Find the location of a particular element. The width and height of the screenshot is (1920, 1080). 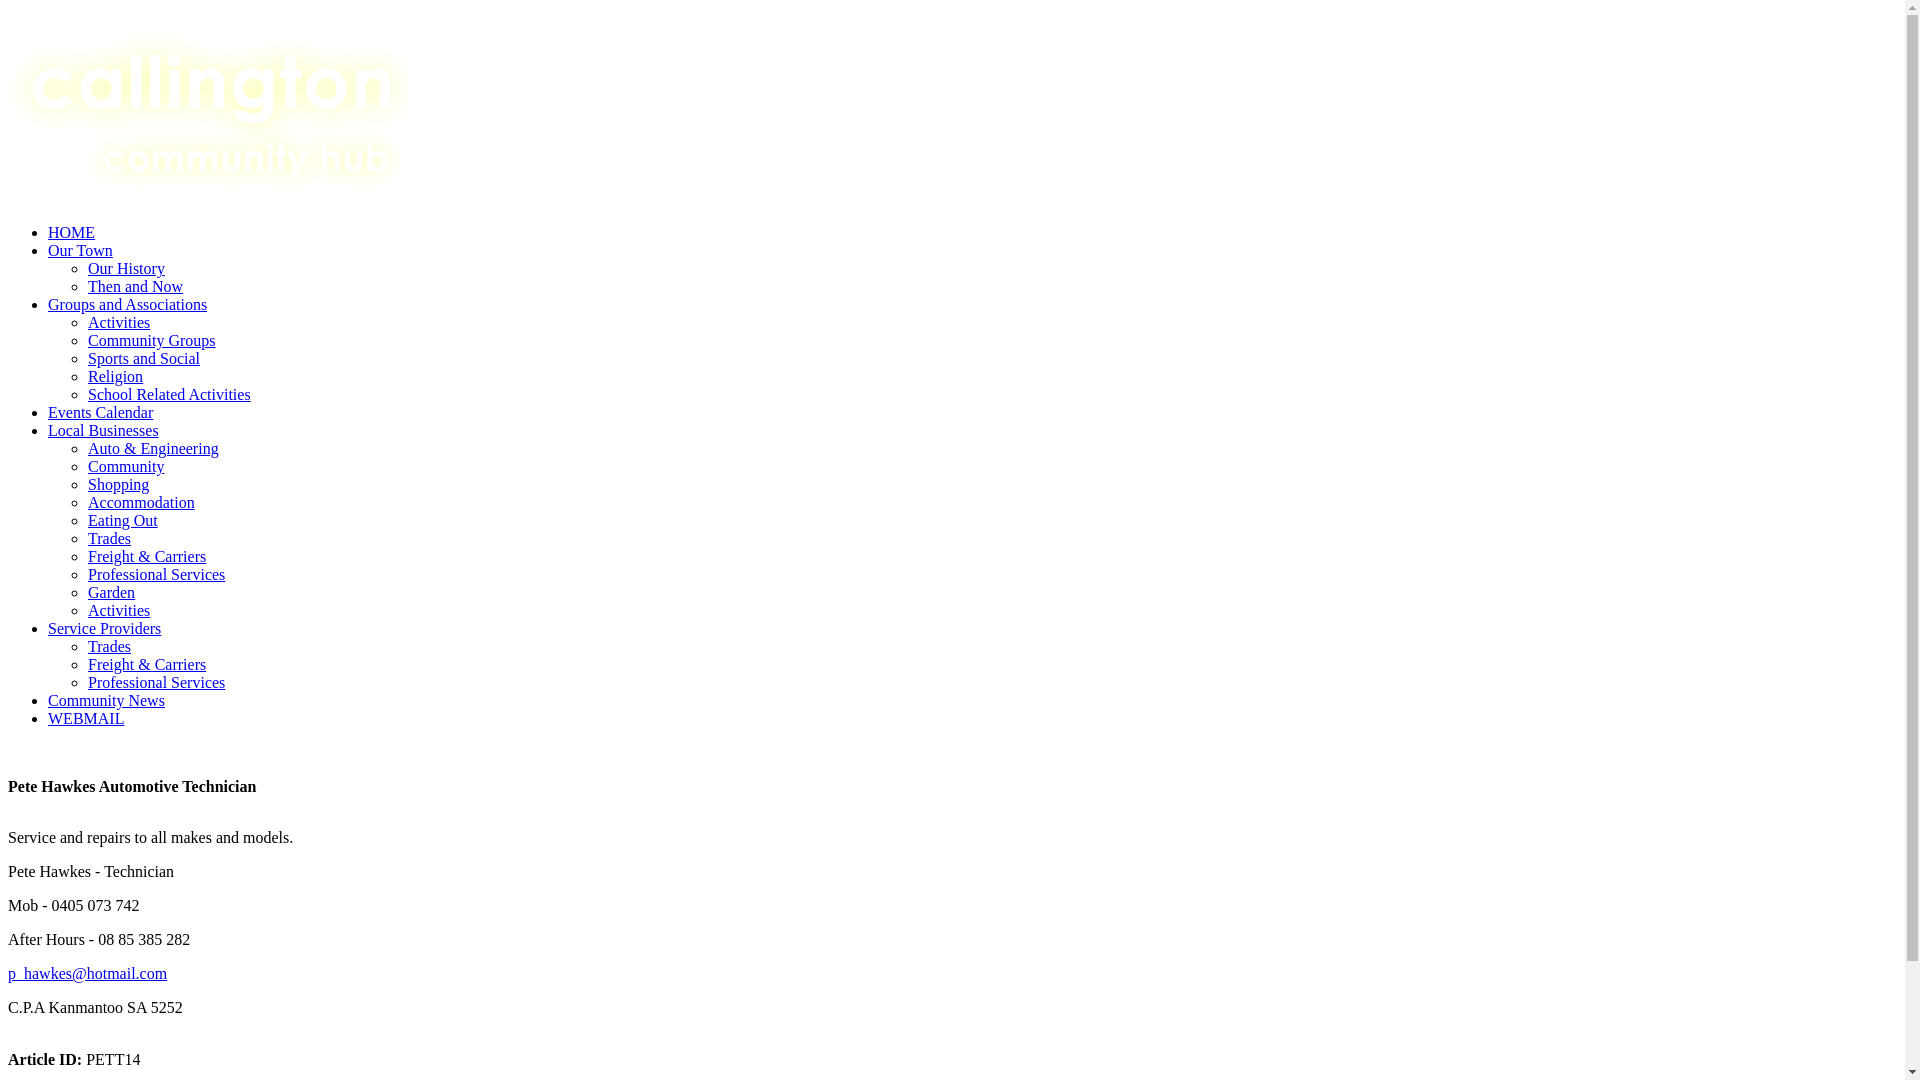

'Freight & Carriers' is located at coordinates (86, 664).